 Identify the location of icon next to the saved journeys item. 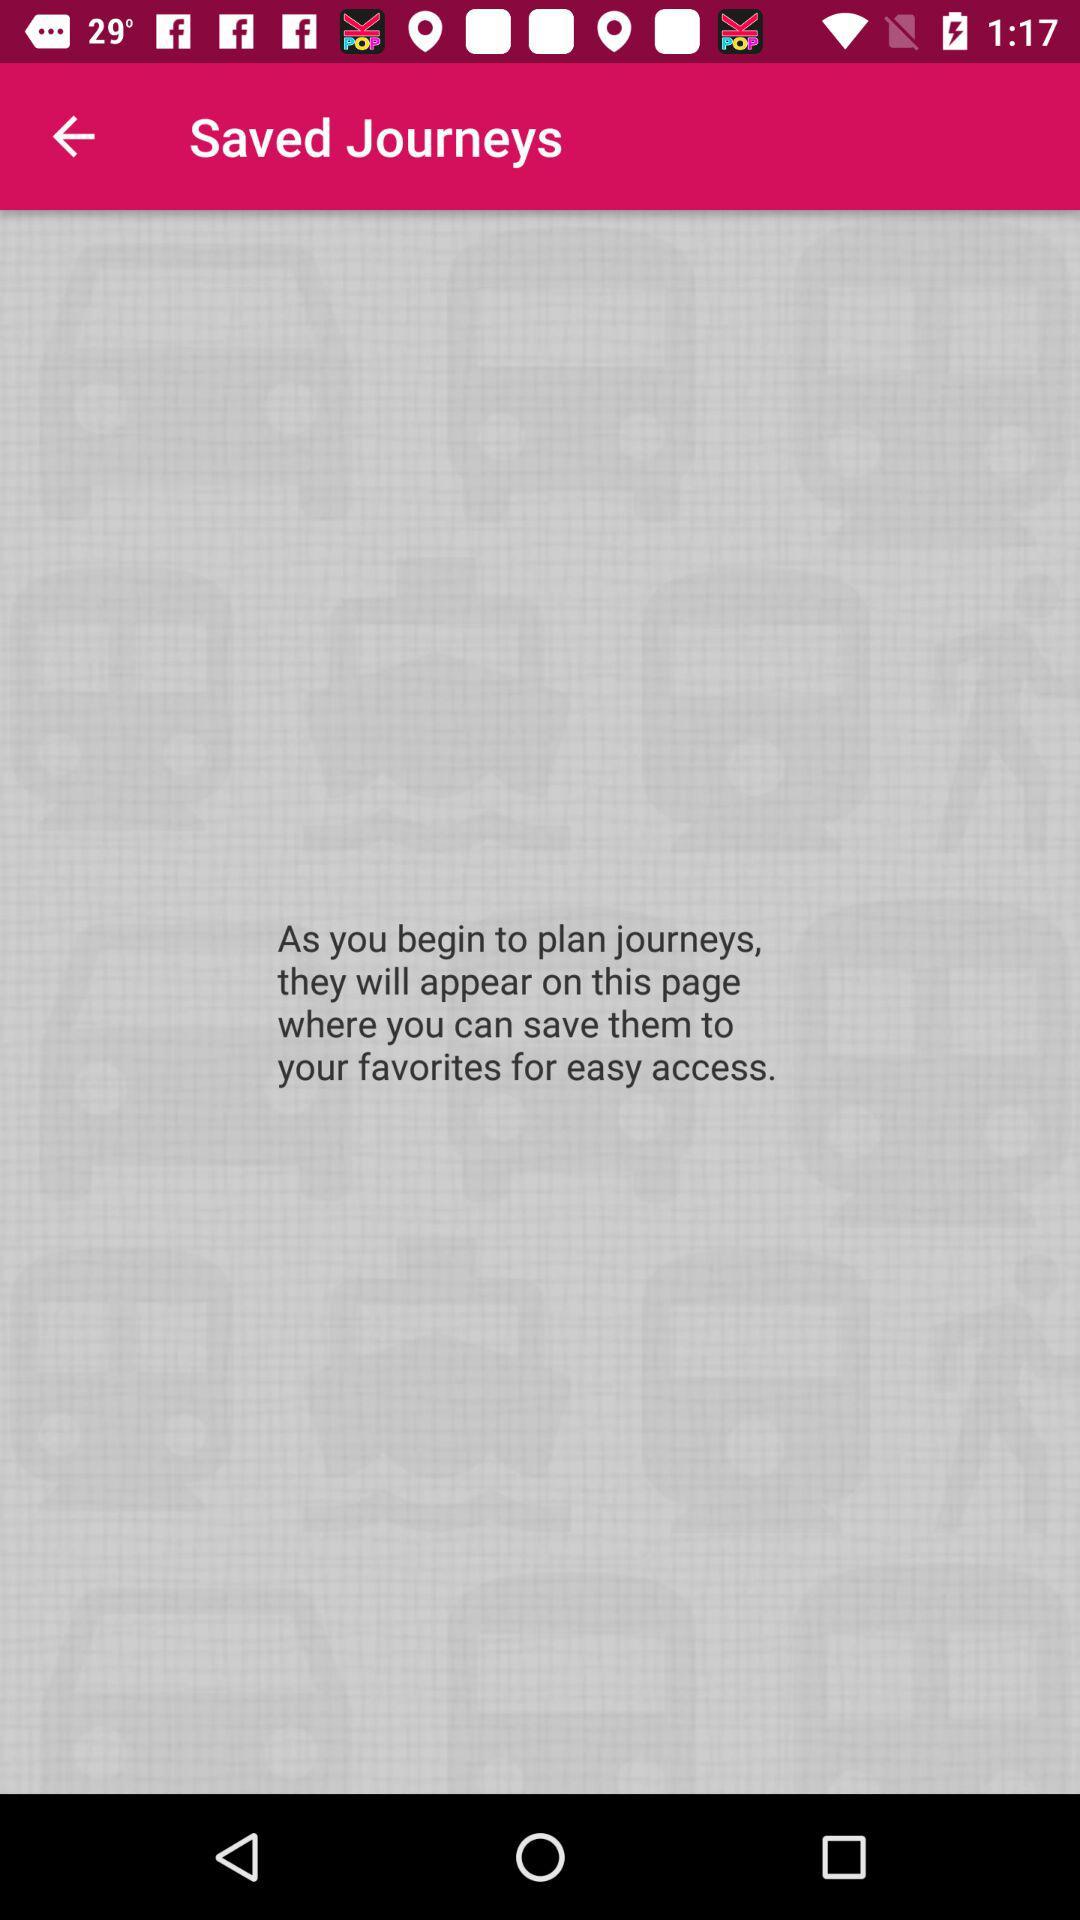
(72, 135).